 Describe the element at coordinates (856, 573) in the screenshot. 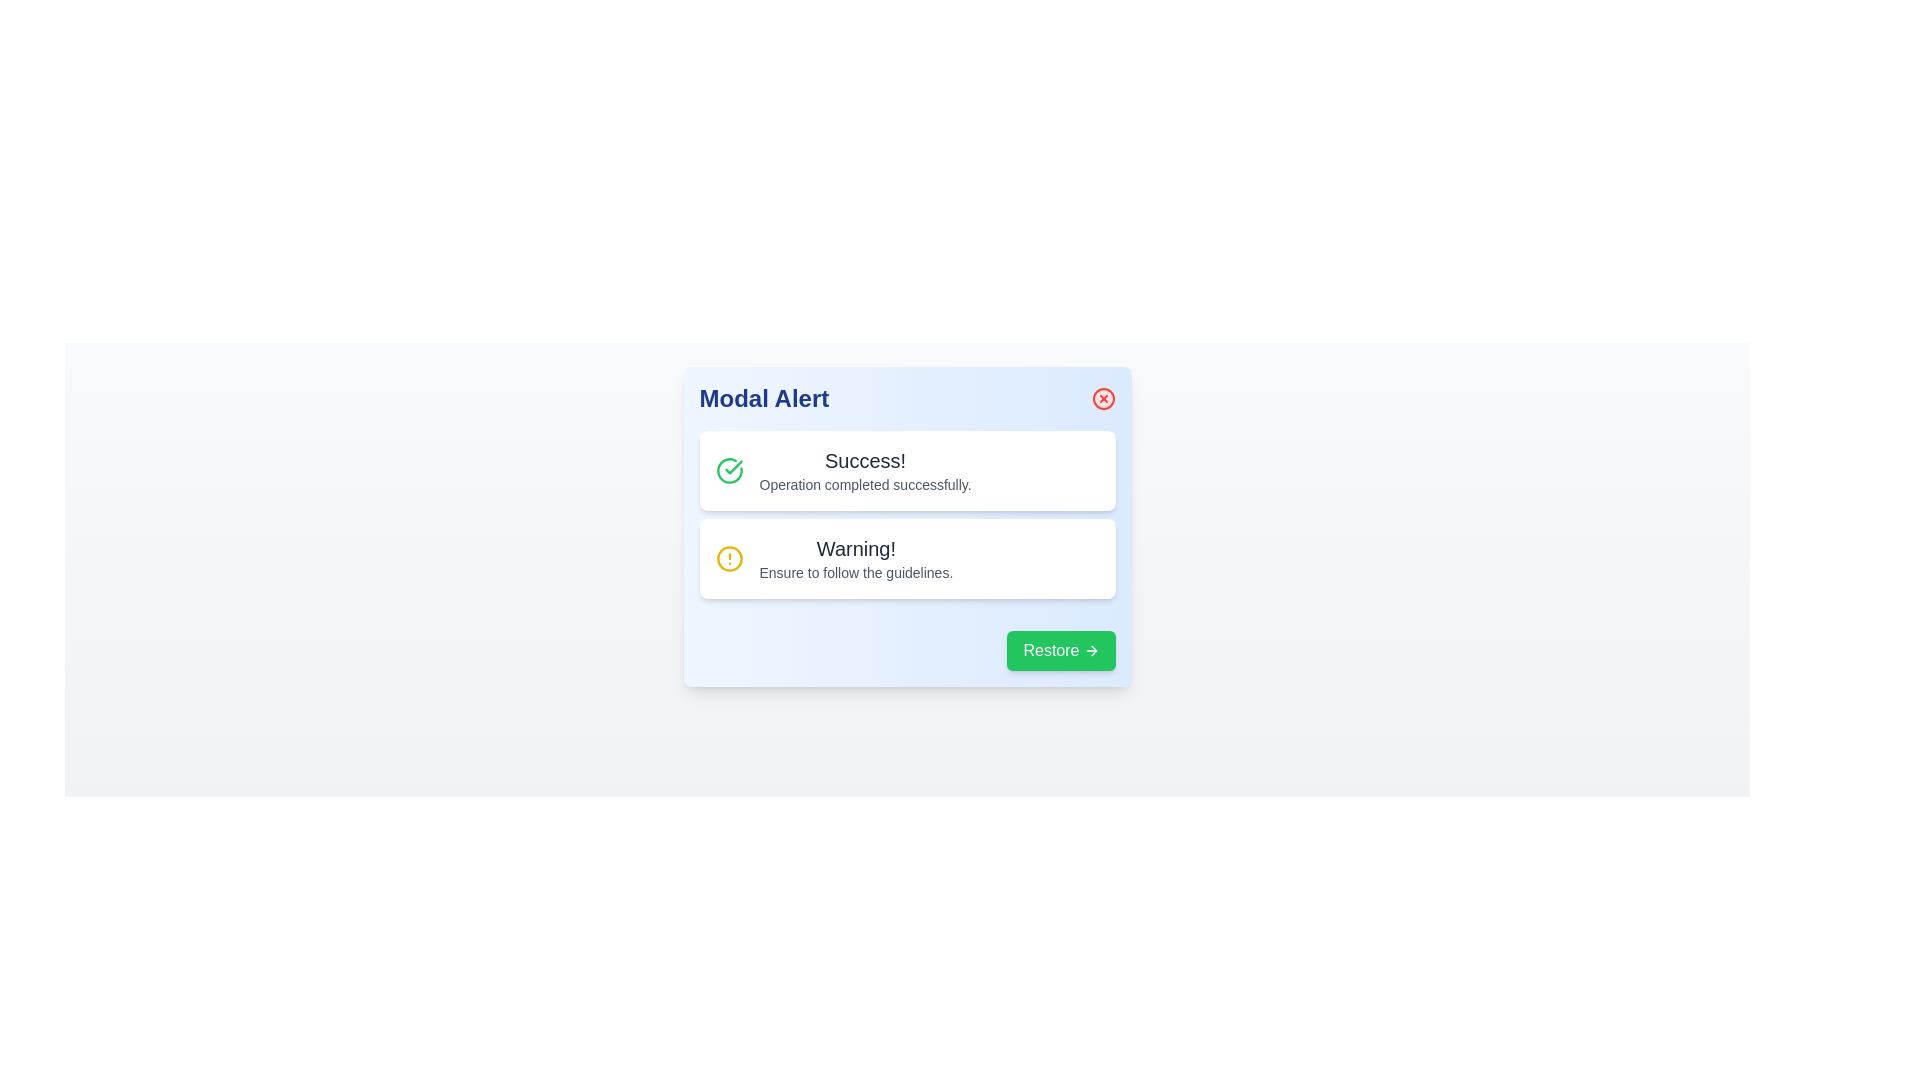

I see `the text label located near the bottom-left of the modal, which is the second line of text in the warning section following the 'Warning!' text` at that location.